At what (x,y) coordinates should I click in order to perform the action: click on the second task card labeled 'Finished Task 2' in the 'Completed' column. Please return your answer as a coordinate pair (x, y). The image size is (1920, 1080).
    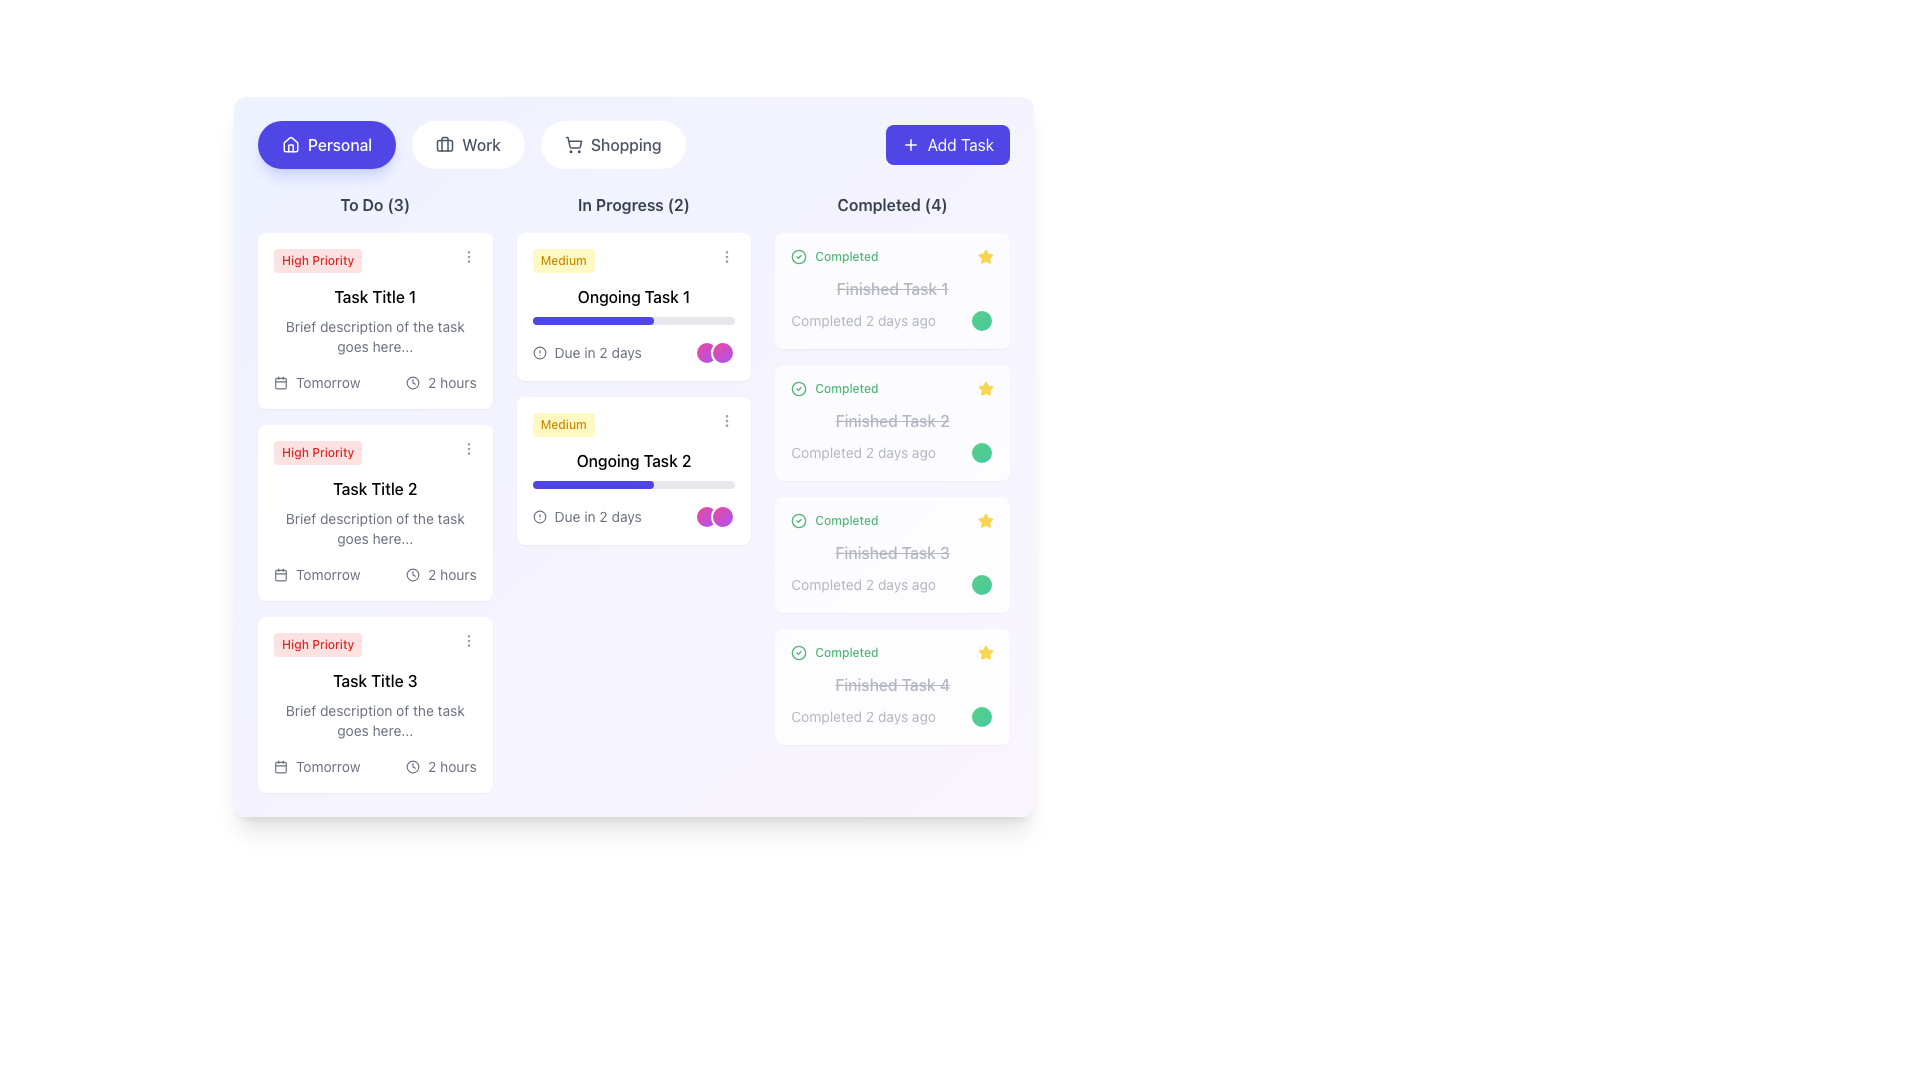
    Looking at the image, I should click on (891, 422).